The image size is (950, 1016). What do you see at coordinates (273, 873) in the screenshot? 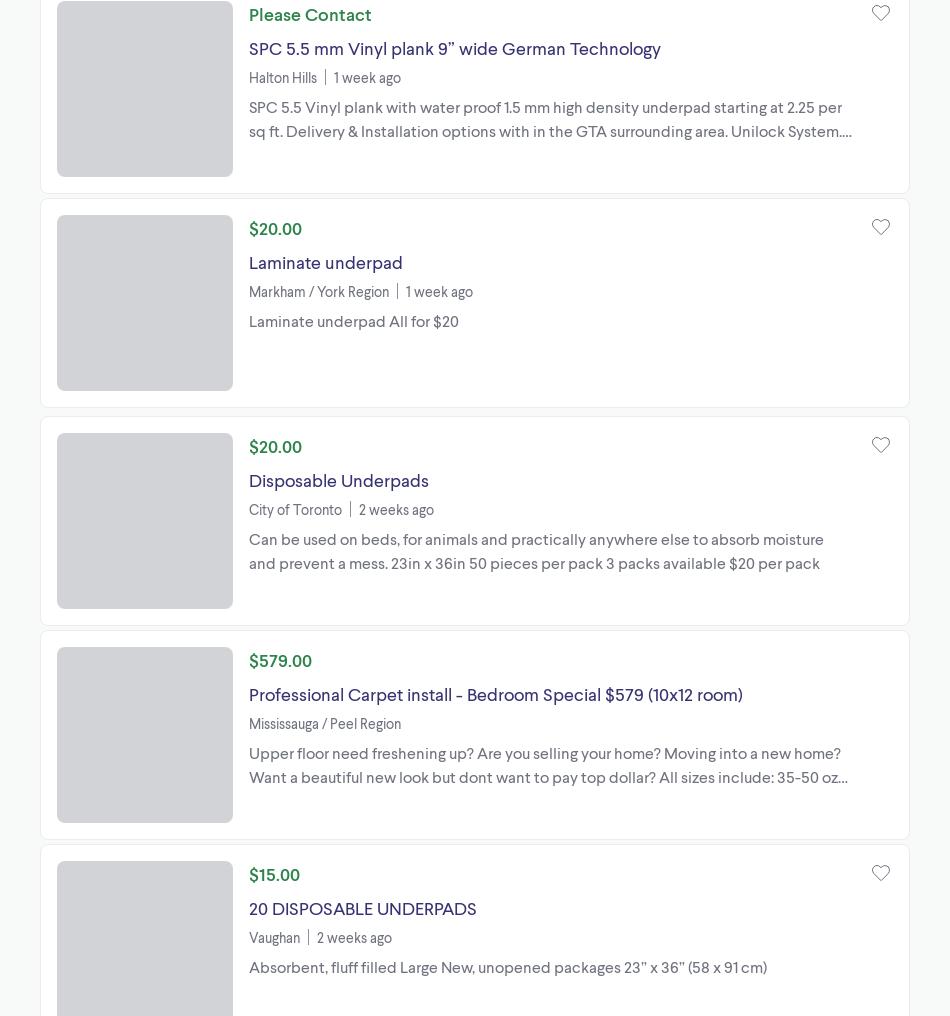
I see `'$15.00'` at bounding box center [273, 873].